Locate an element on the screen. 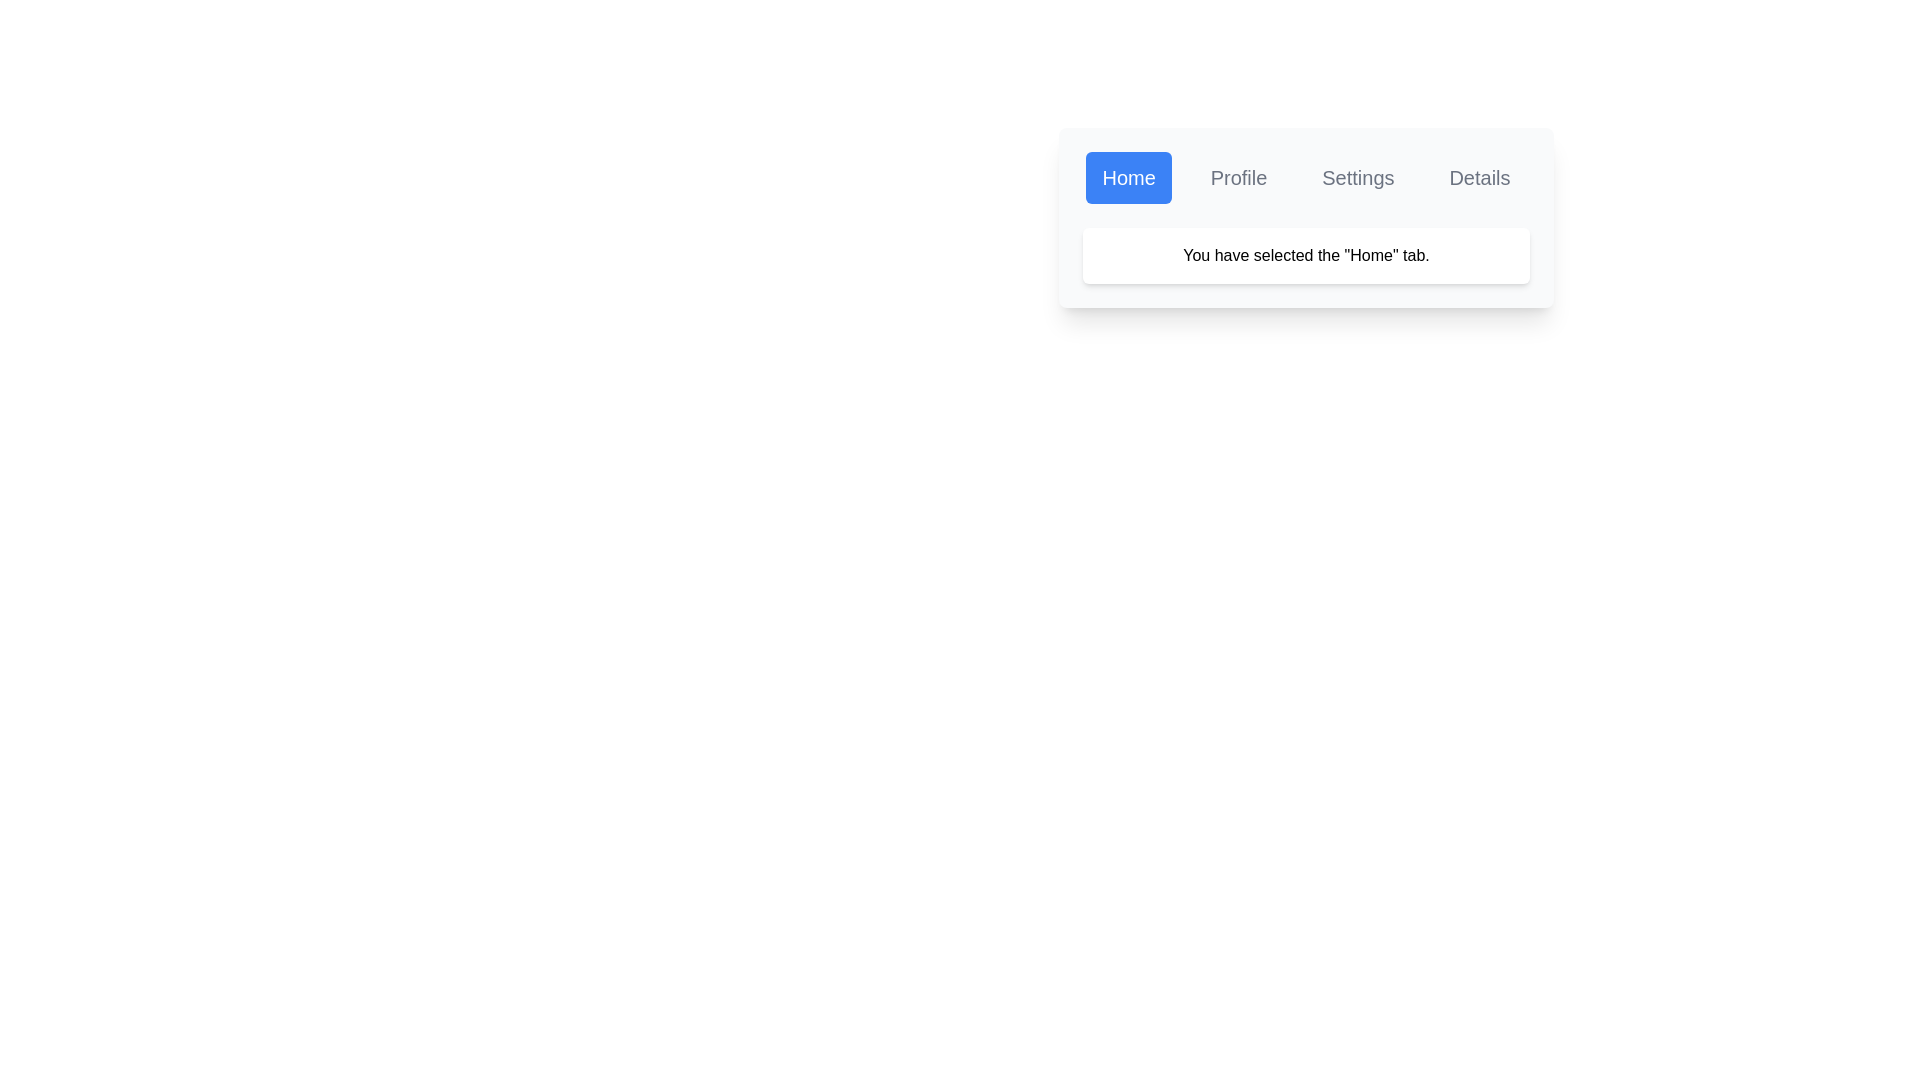 This screenshot has width=1920, height=1080. the Details tab is located at coordinates (1479, 176).